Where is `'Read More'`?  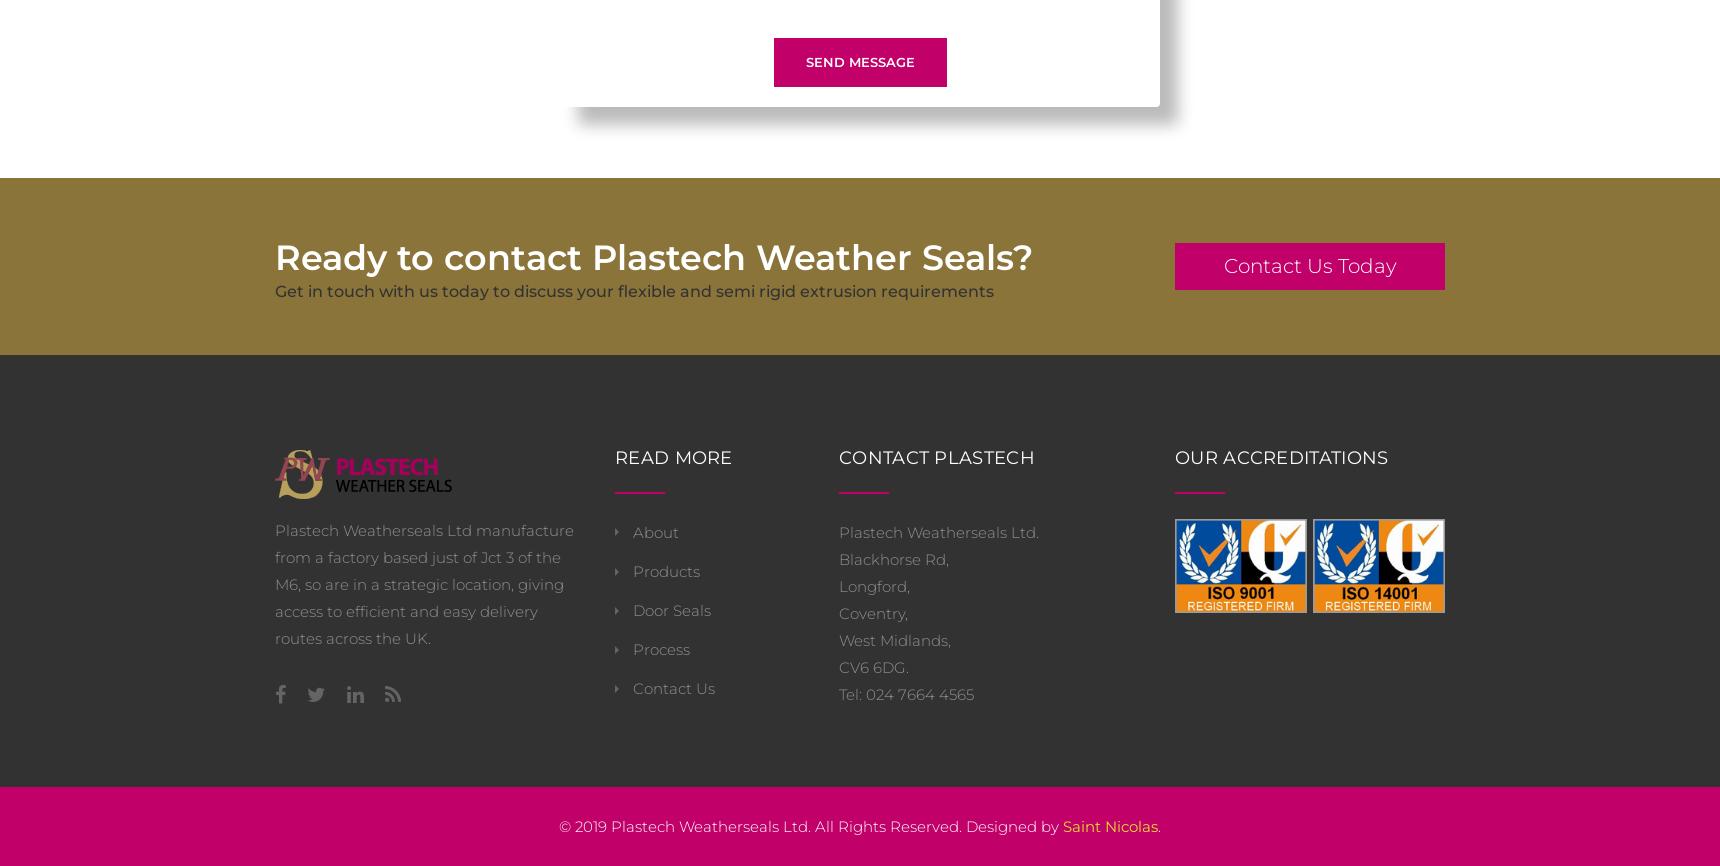
'Read More' is located at coordinates (673, 458).